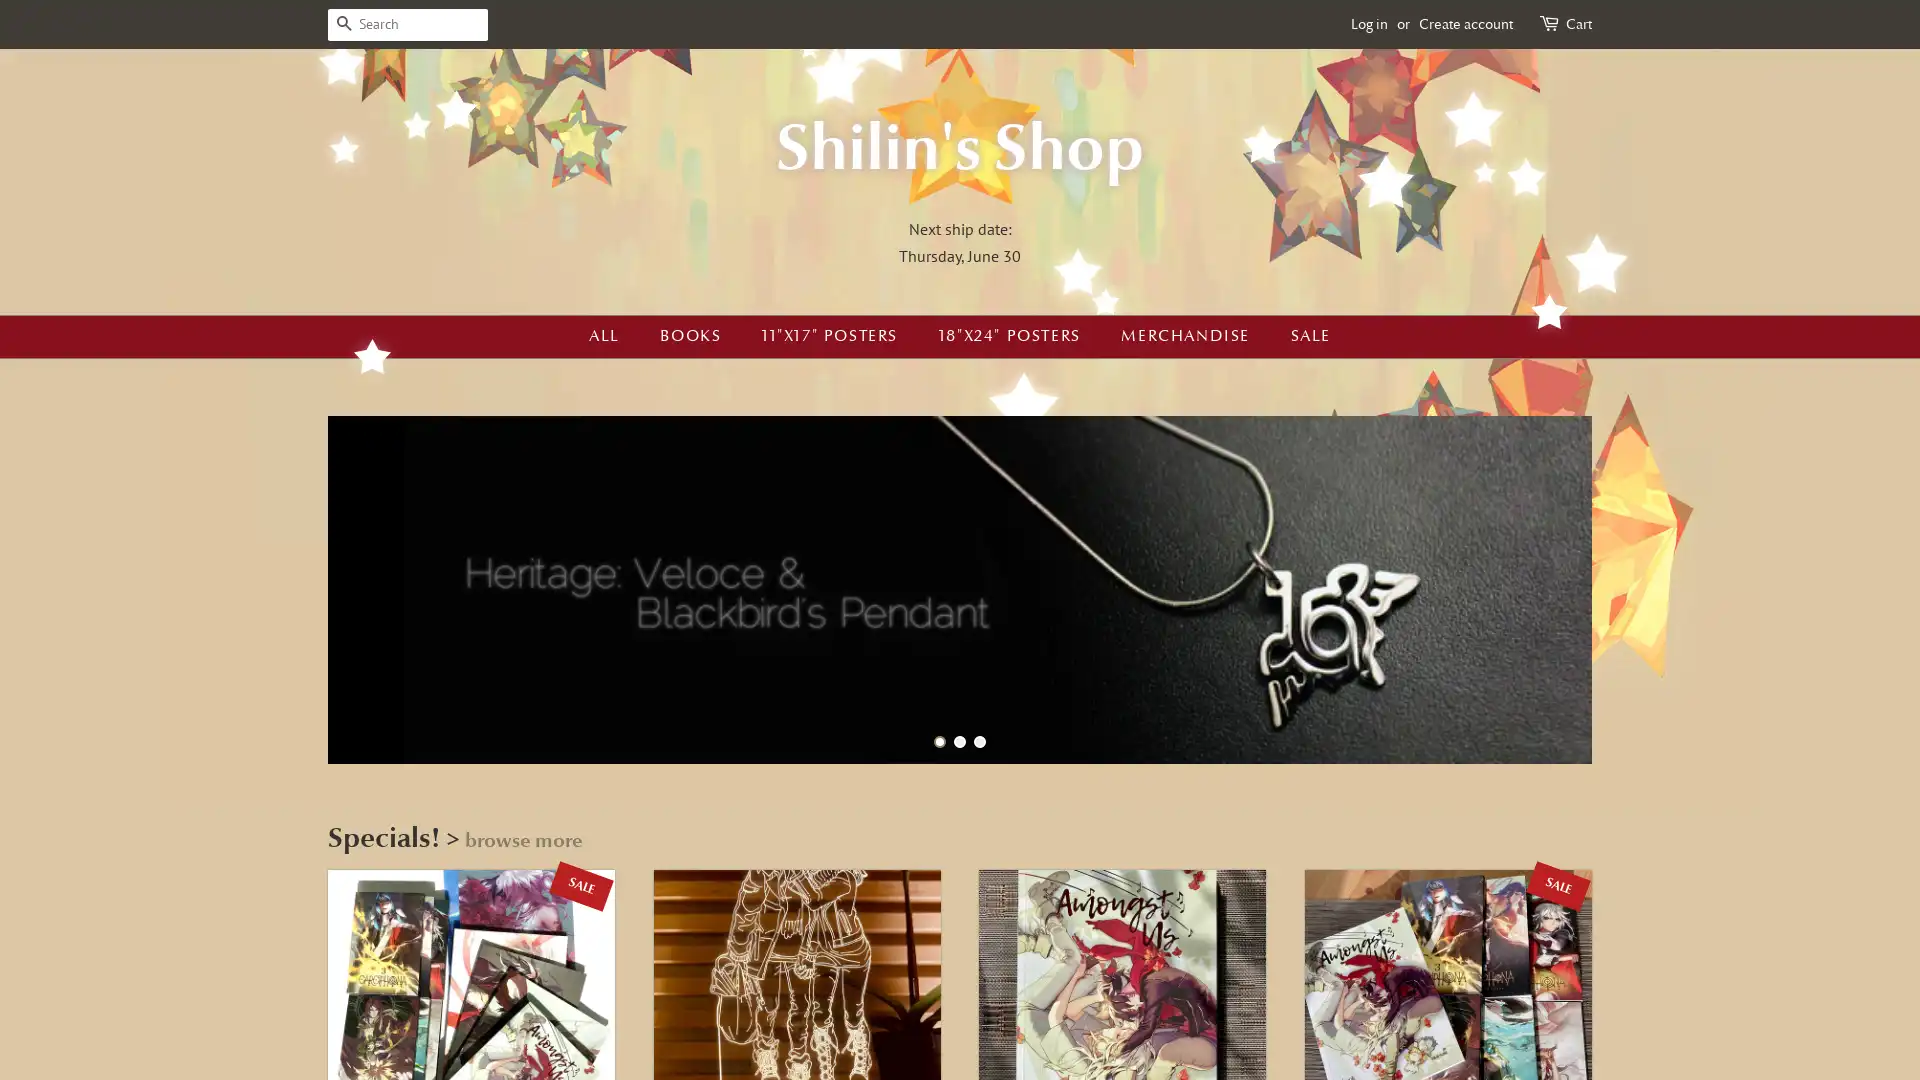  Describe the element at coordinates (344, 24) in the screenshot. I see `SEARCH` at that location.